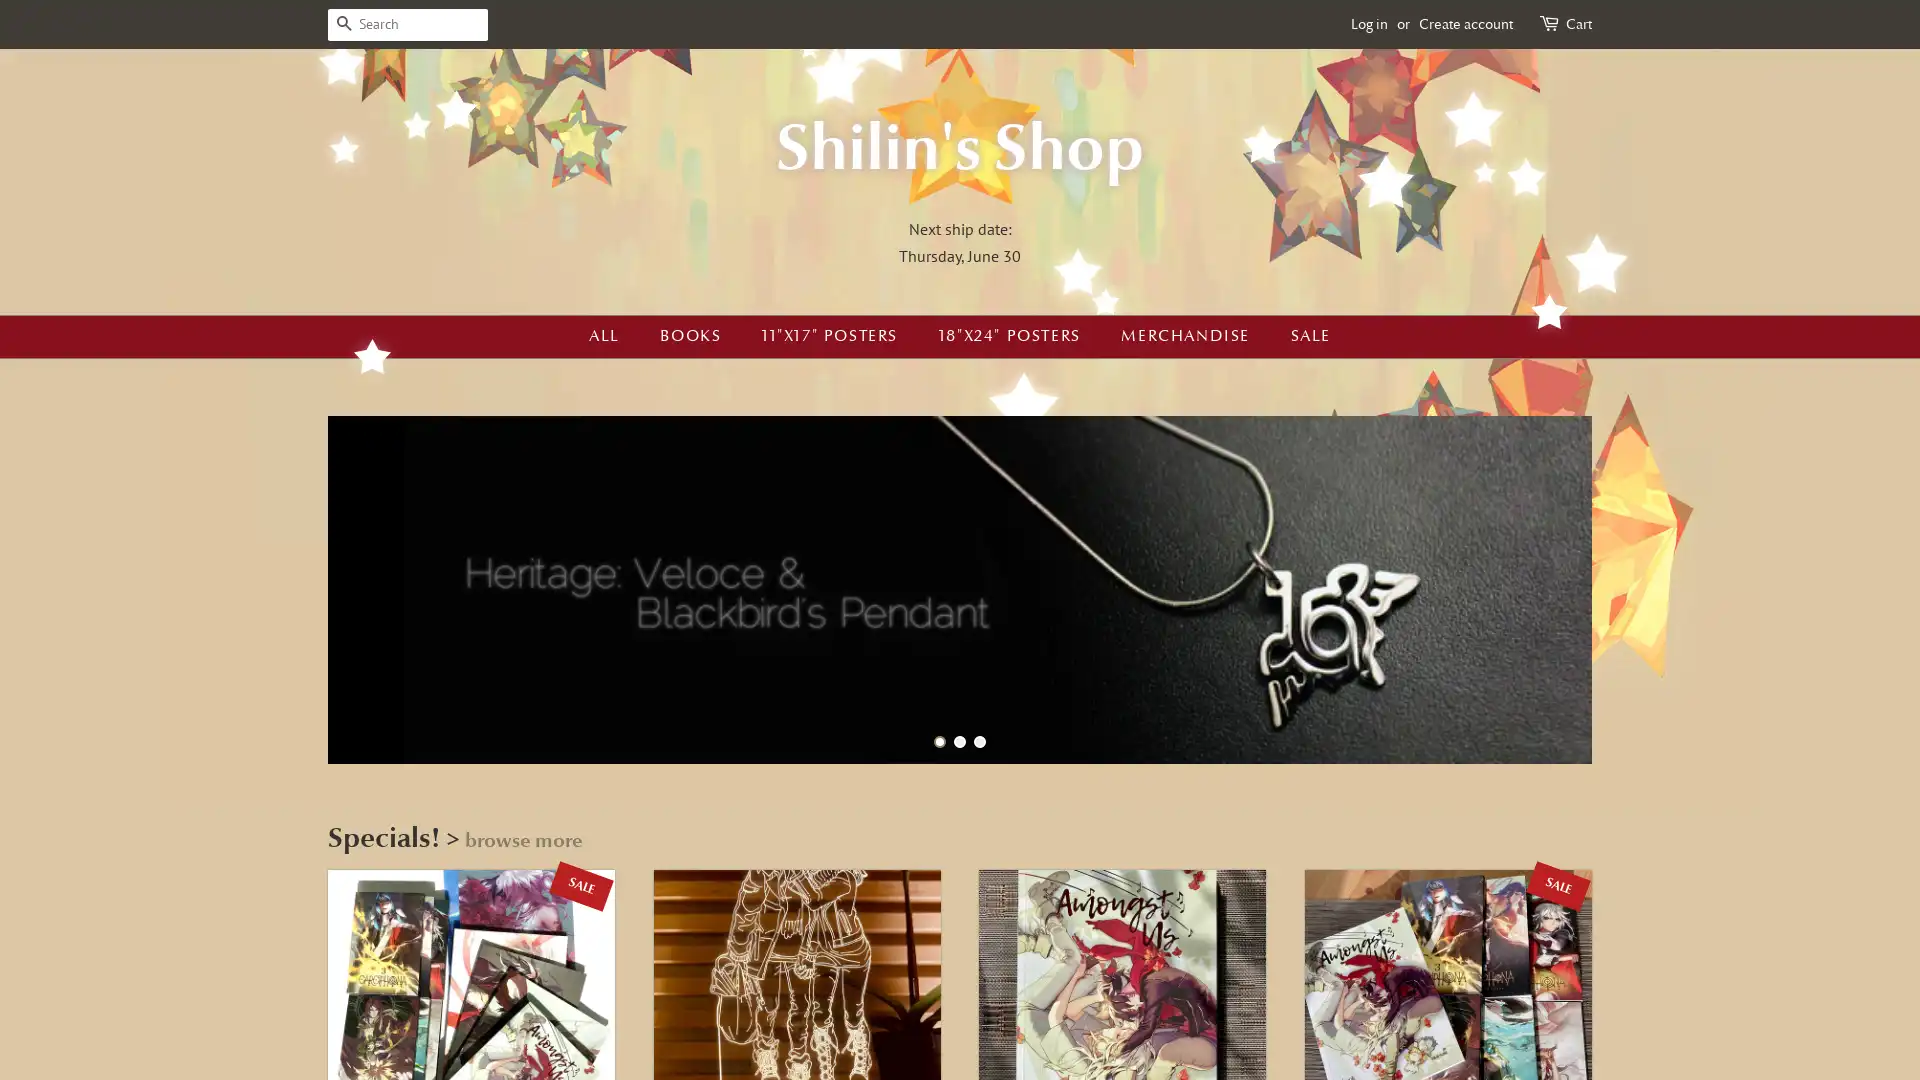  Describe the element at coordinates (344, 24) in the screenshot. I see `SEARCH` at that location.